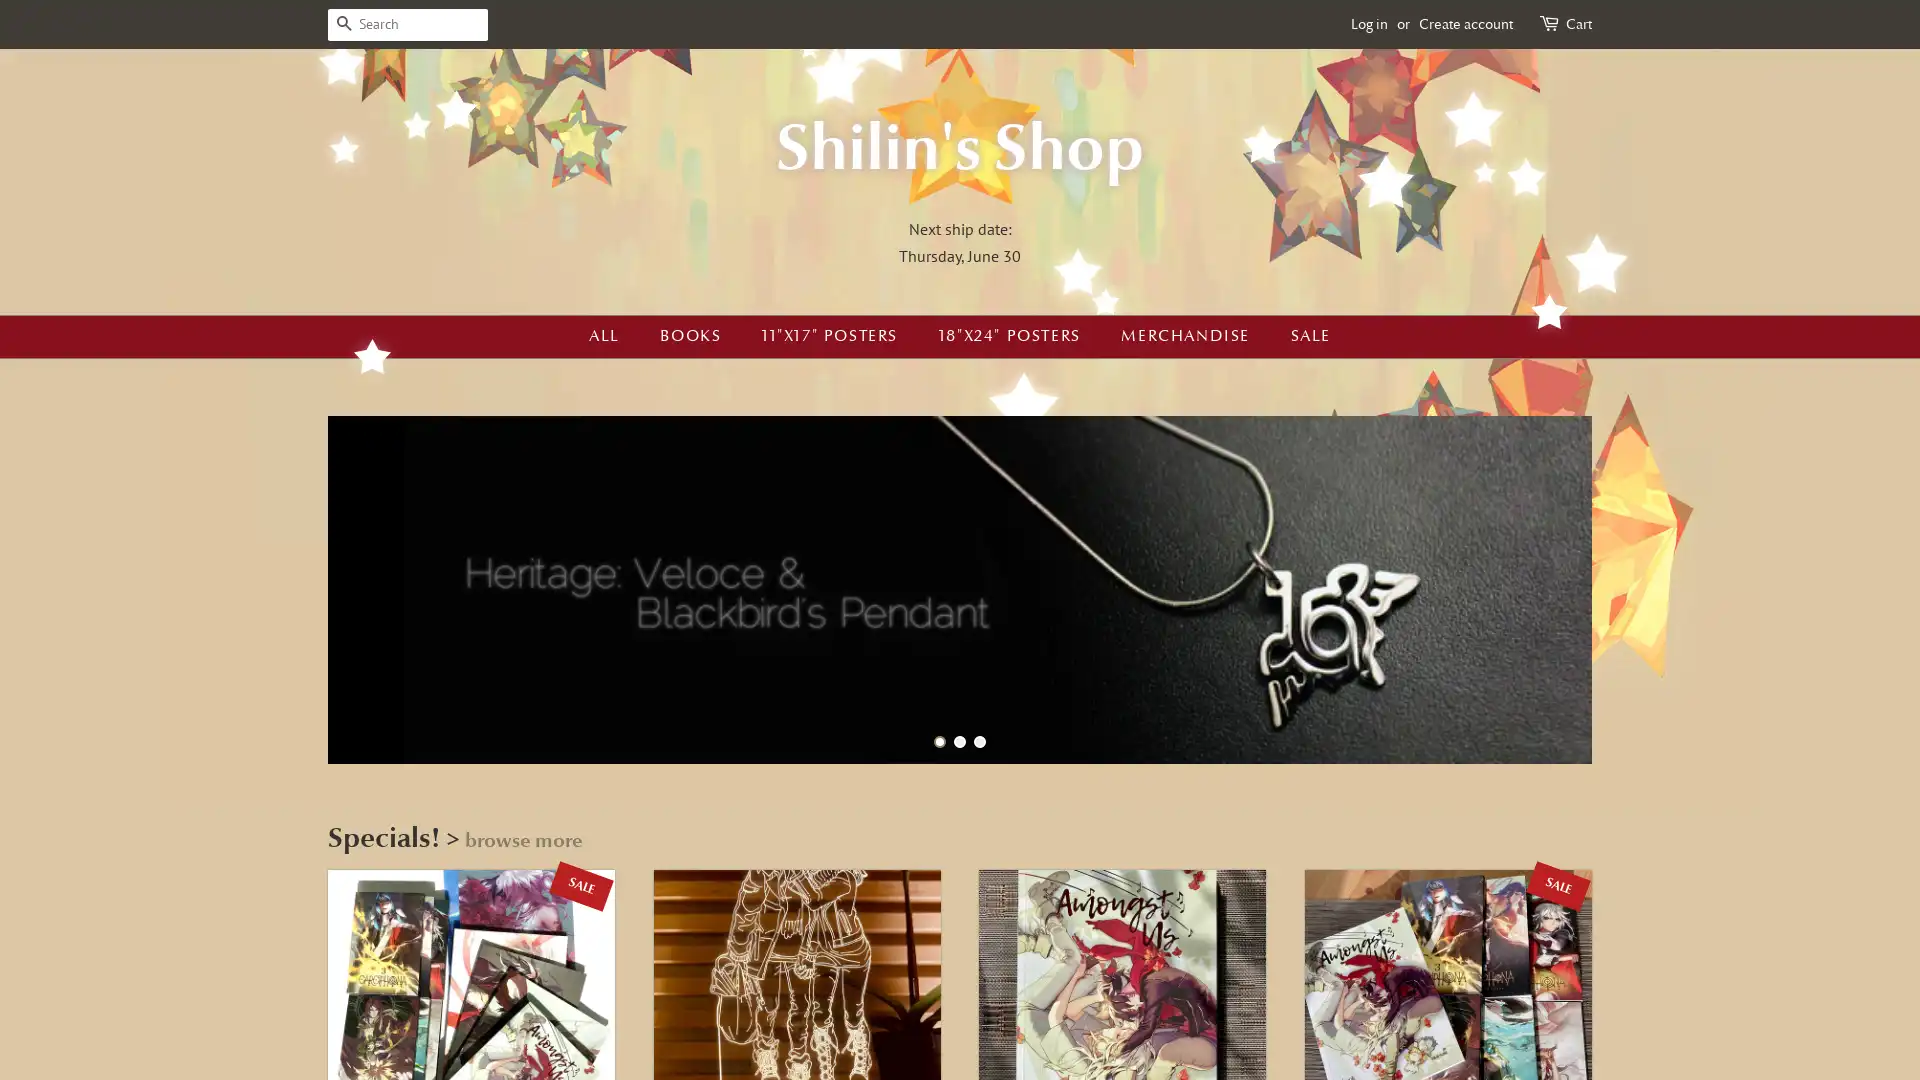  Describe the element at coordinates (344, 24) in the screenshot. I see `SEARCH` at that location.